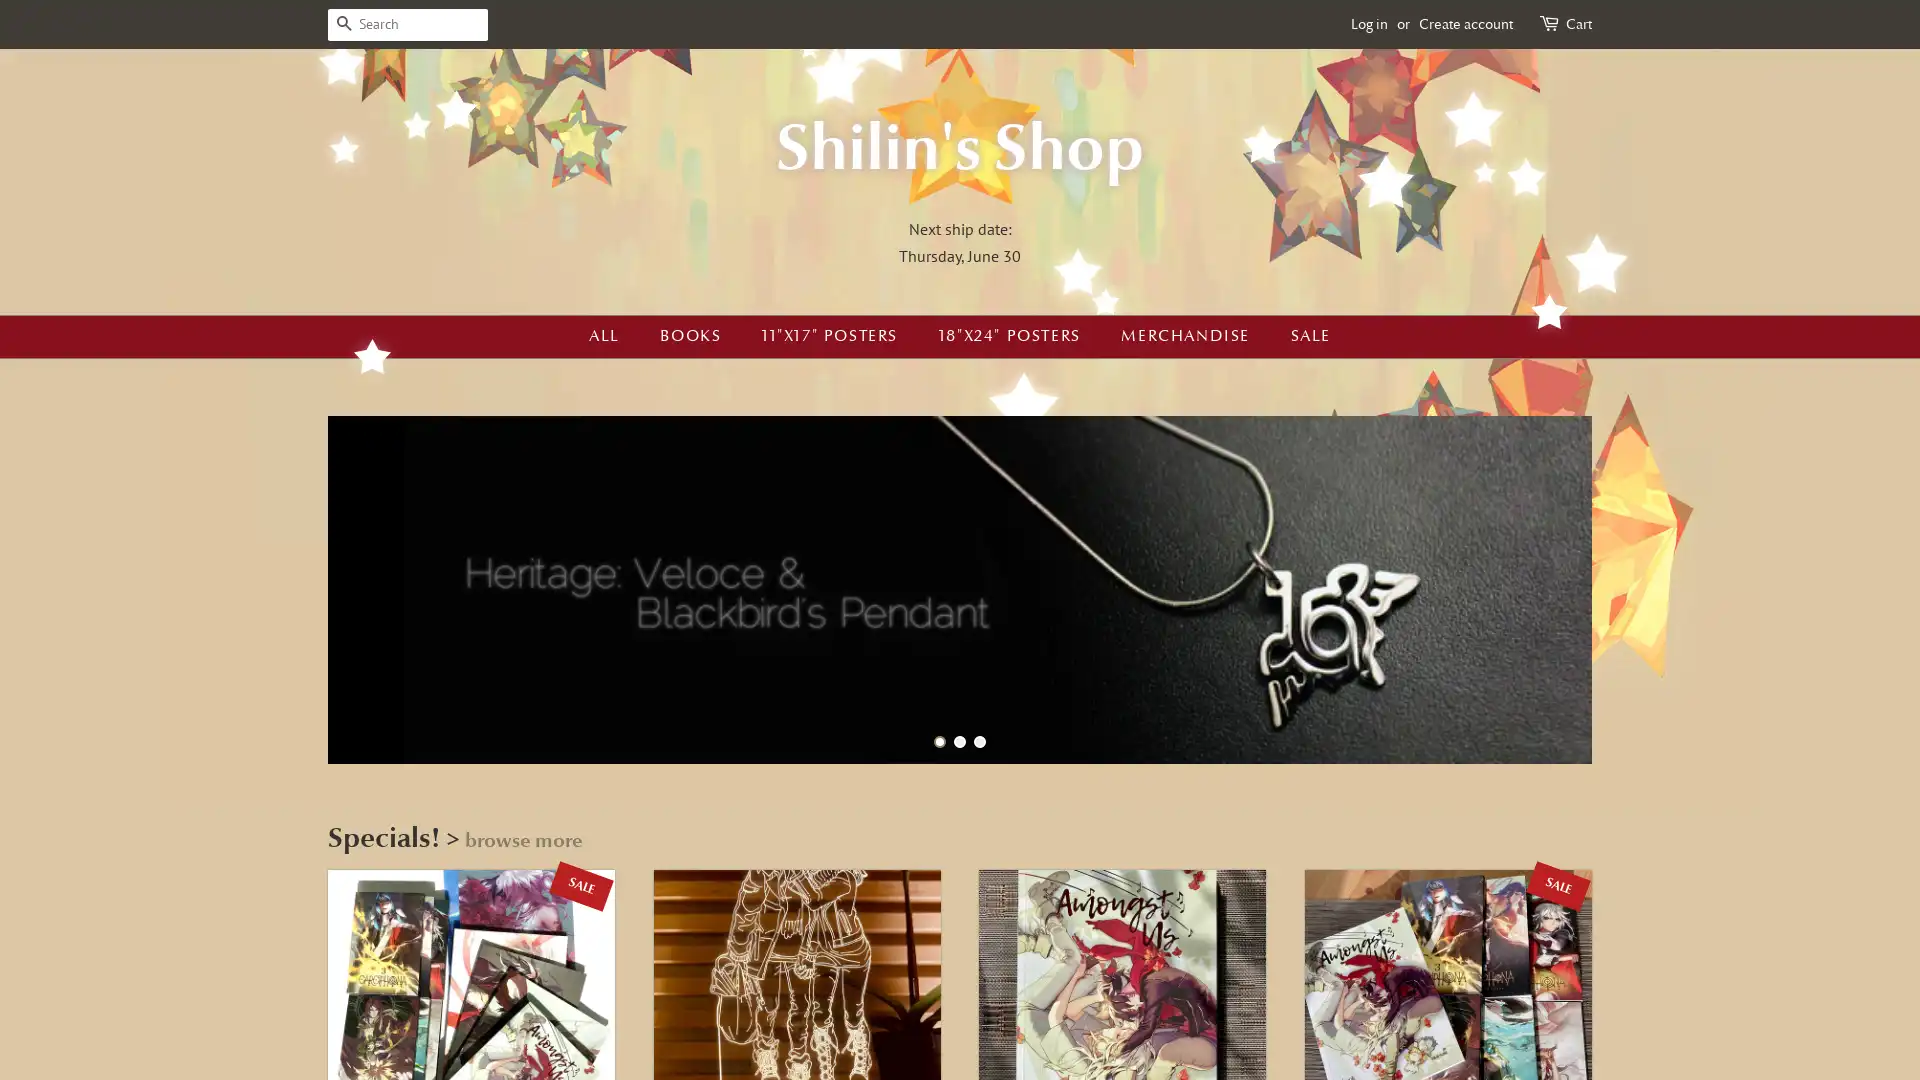  Describe the element at coordinates (344, 24) in the screenshot. I see `SEARCH` at that location.